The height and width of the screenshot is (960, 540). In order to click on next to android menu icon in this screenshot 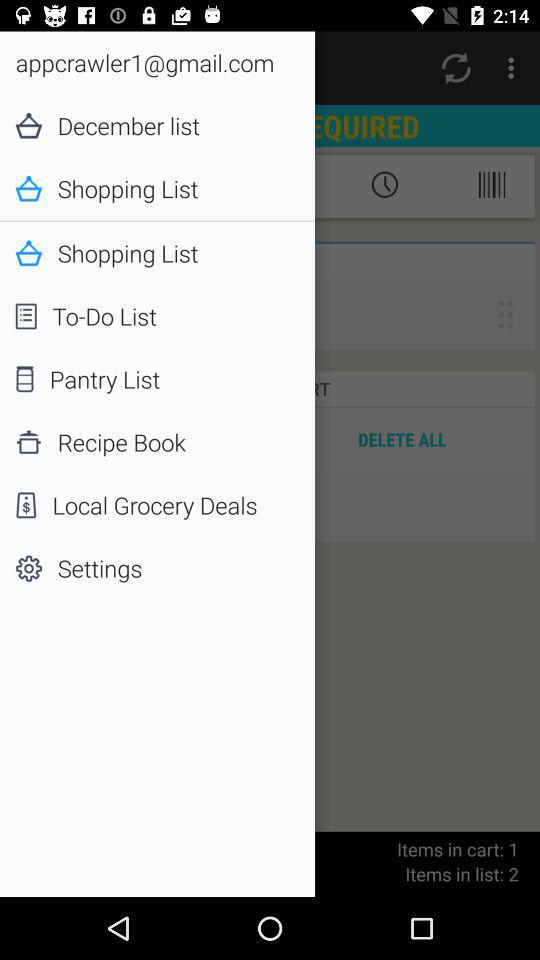, I will do `click(456, 68)`.